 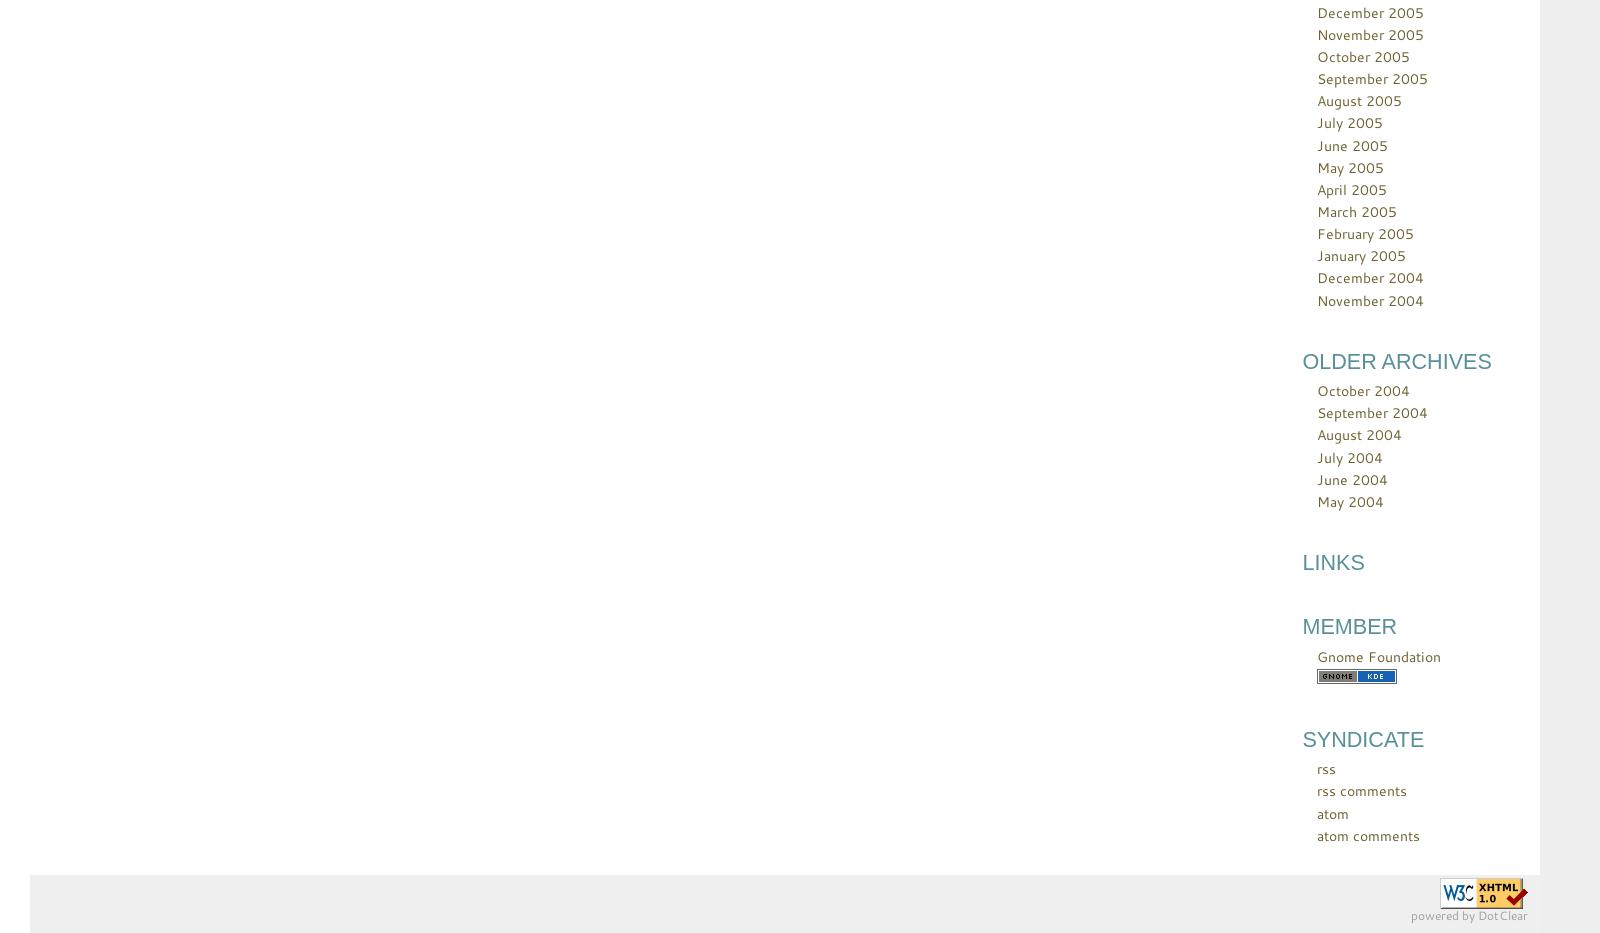 What do you see at coordinates (1362, 737) in the screenshot?
I see `'Syndicate'` at bounding box center [1362, 737].